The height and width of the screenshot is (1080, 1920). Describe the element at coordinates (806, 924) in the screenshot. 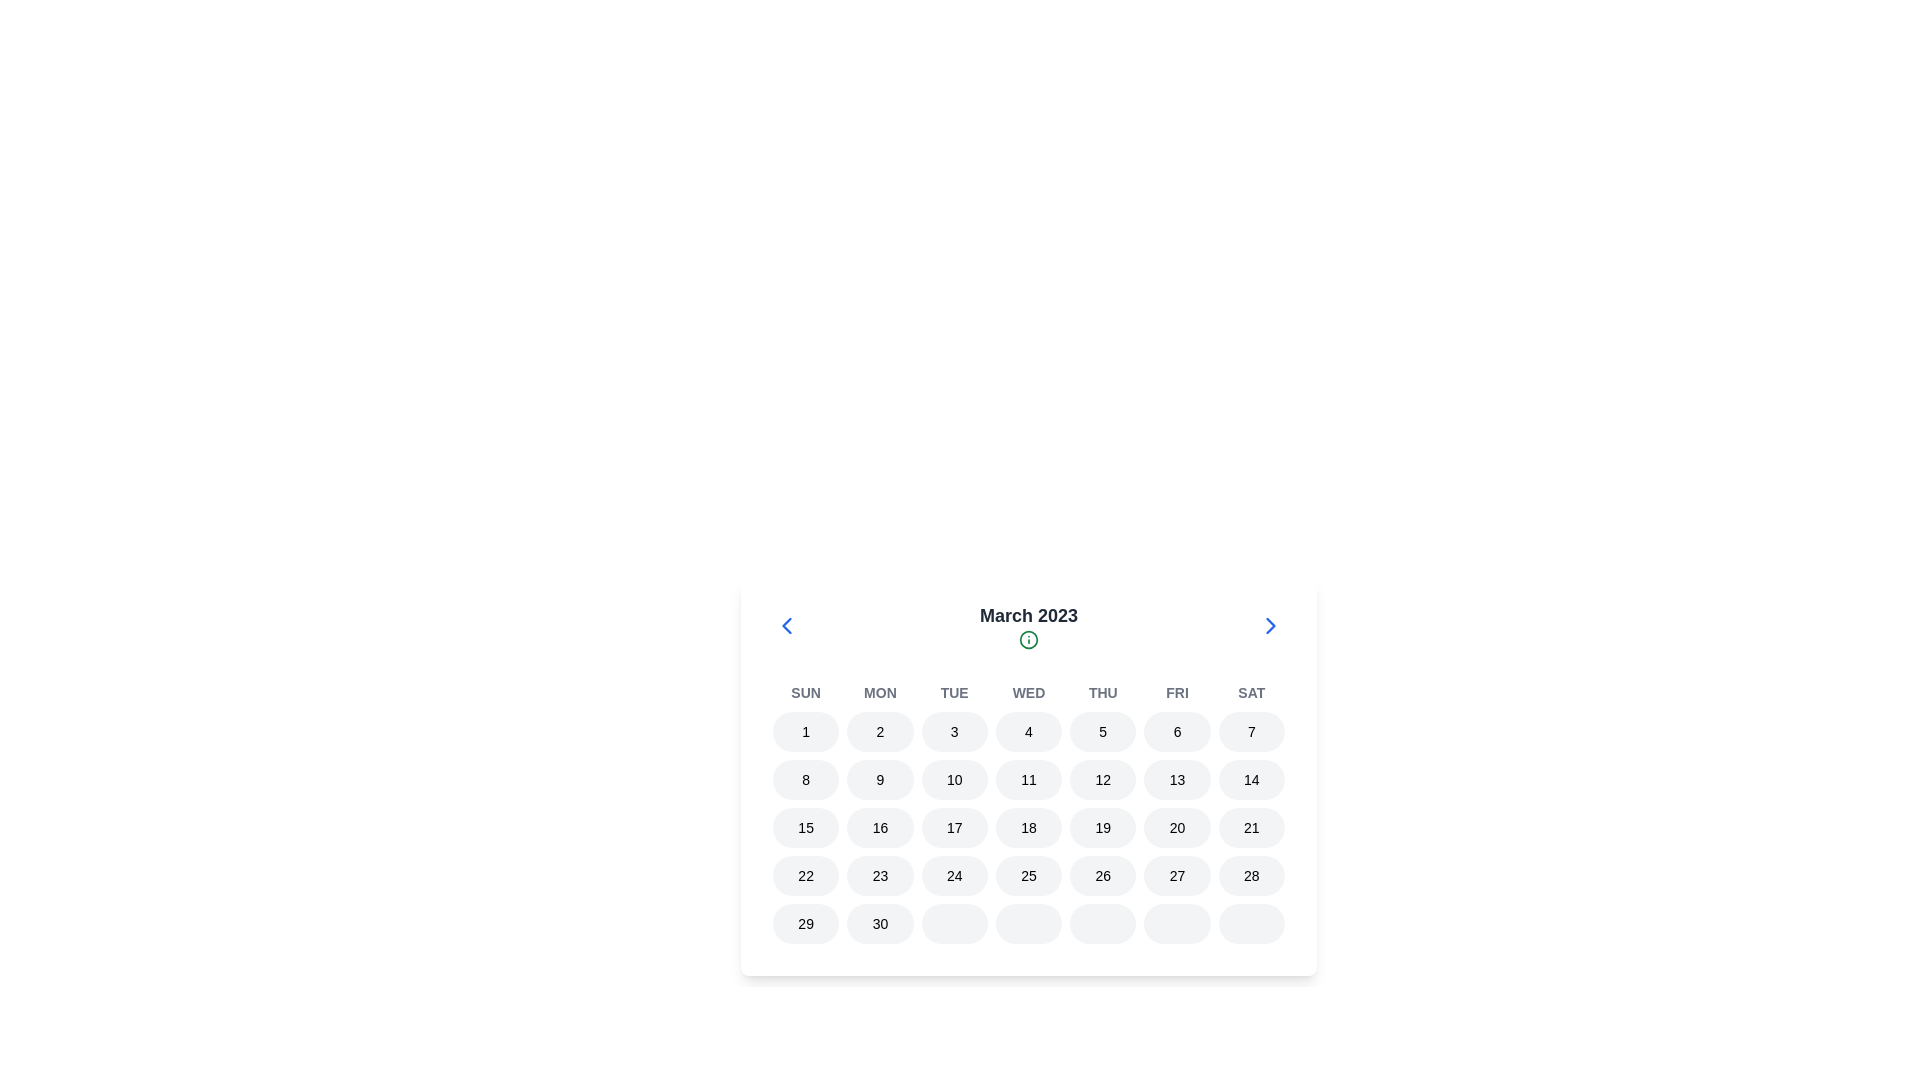

I see `the circular button labeled '29' with a light gray background` at that location.